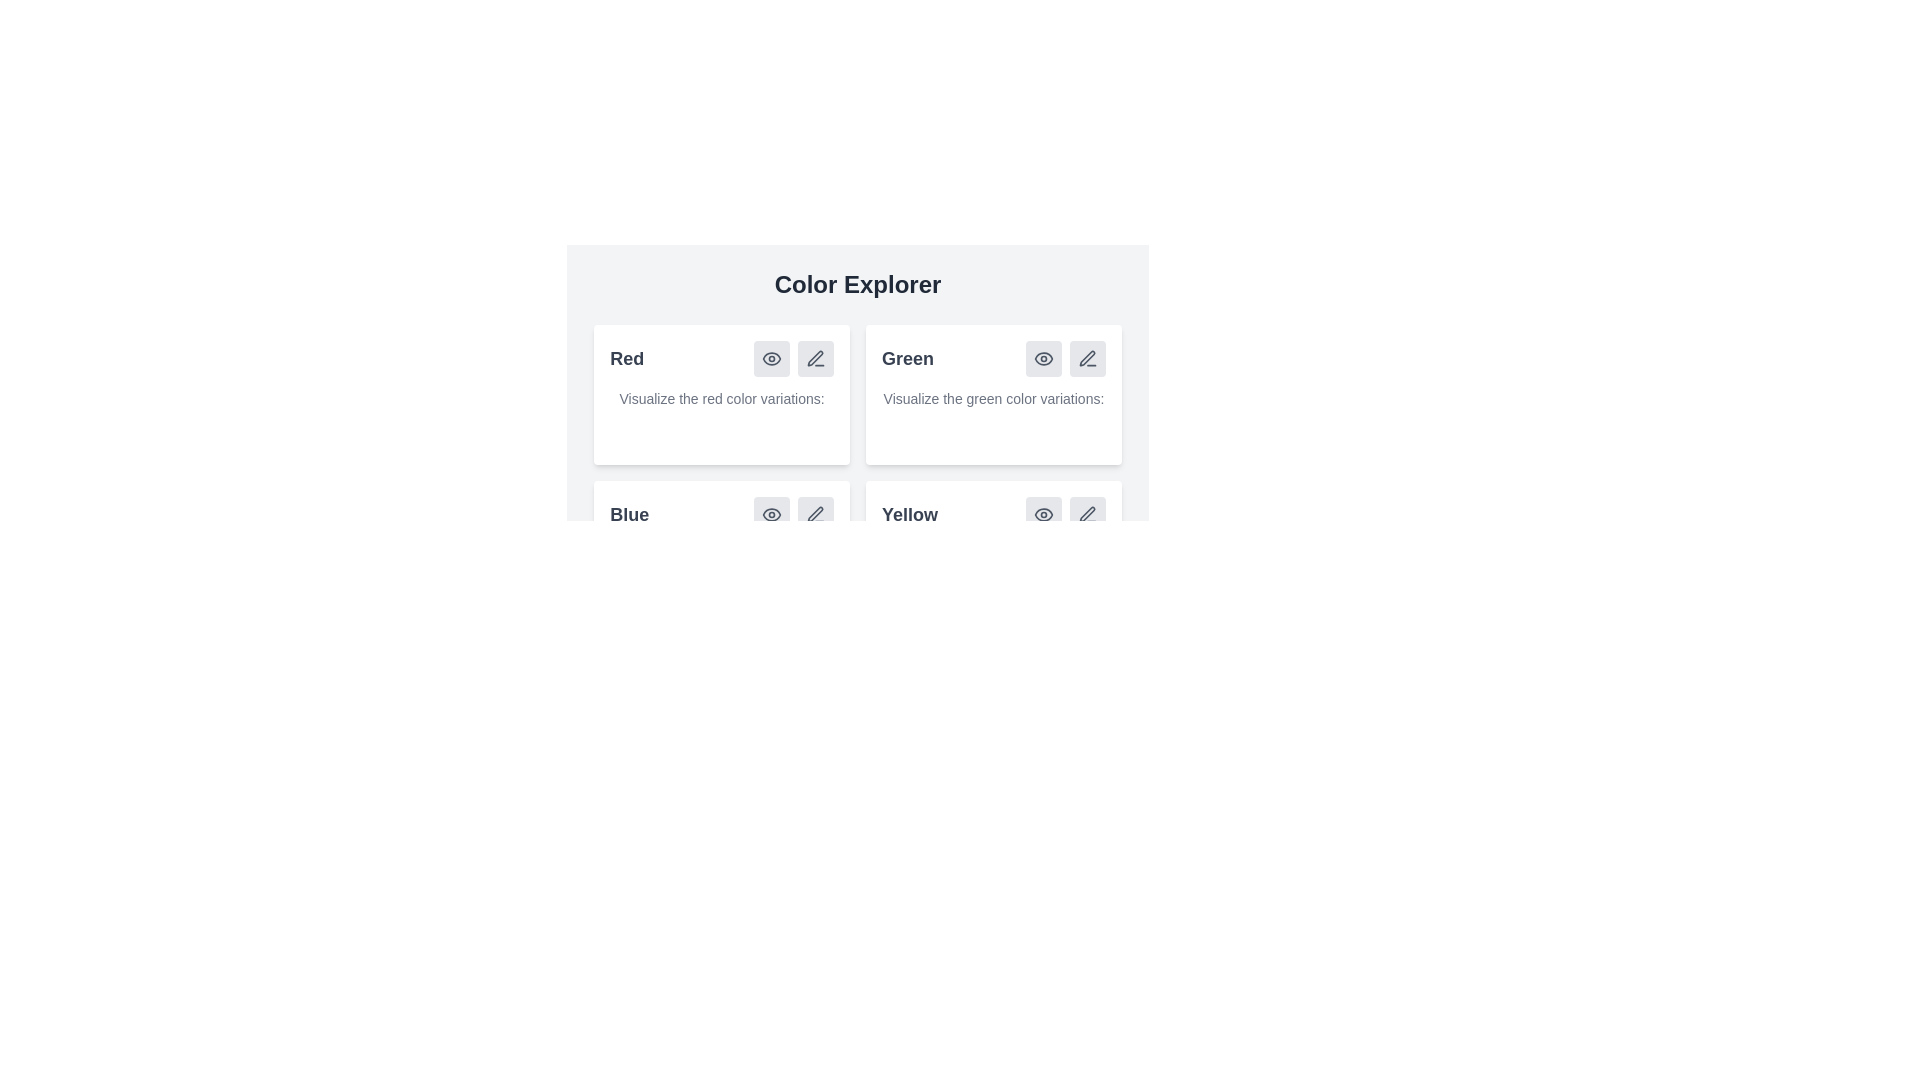 This screenshot has width=1920, height=1080. What do you see at coordinates (1086, 357) in the screenshot?
I see `the second button in the horizontal row of controls associated with the 'Green' color panel` at bounding box center [1086, 357].